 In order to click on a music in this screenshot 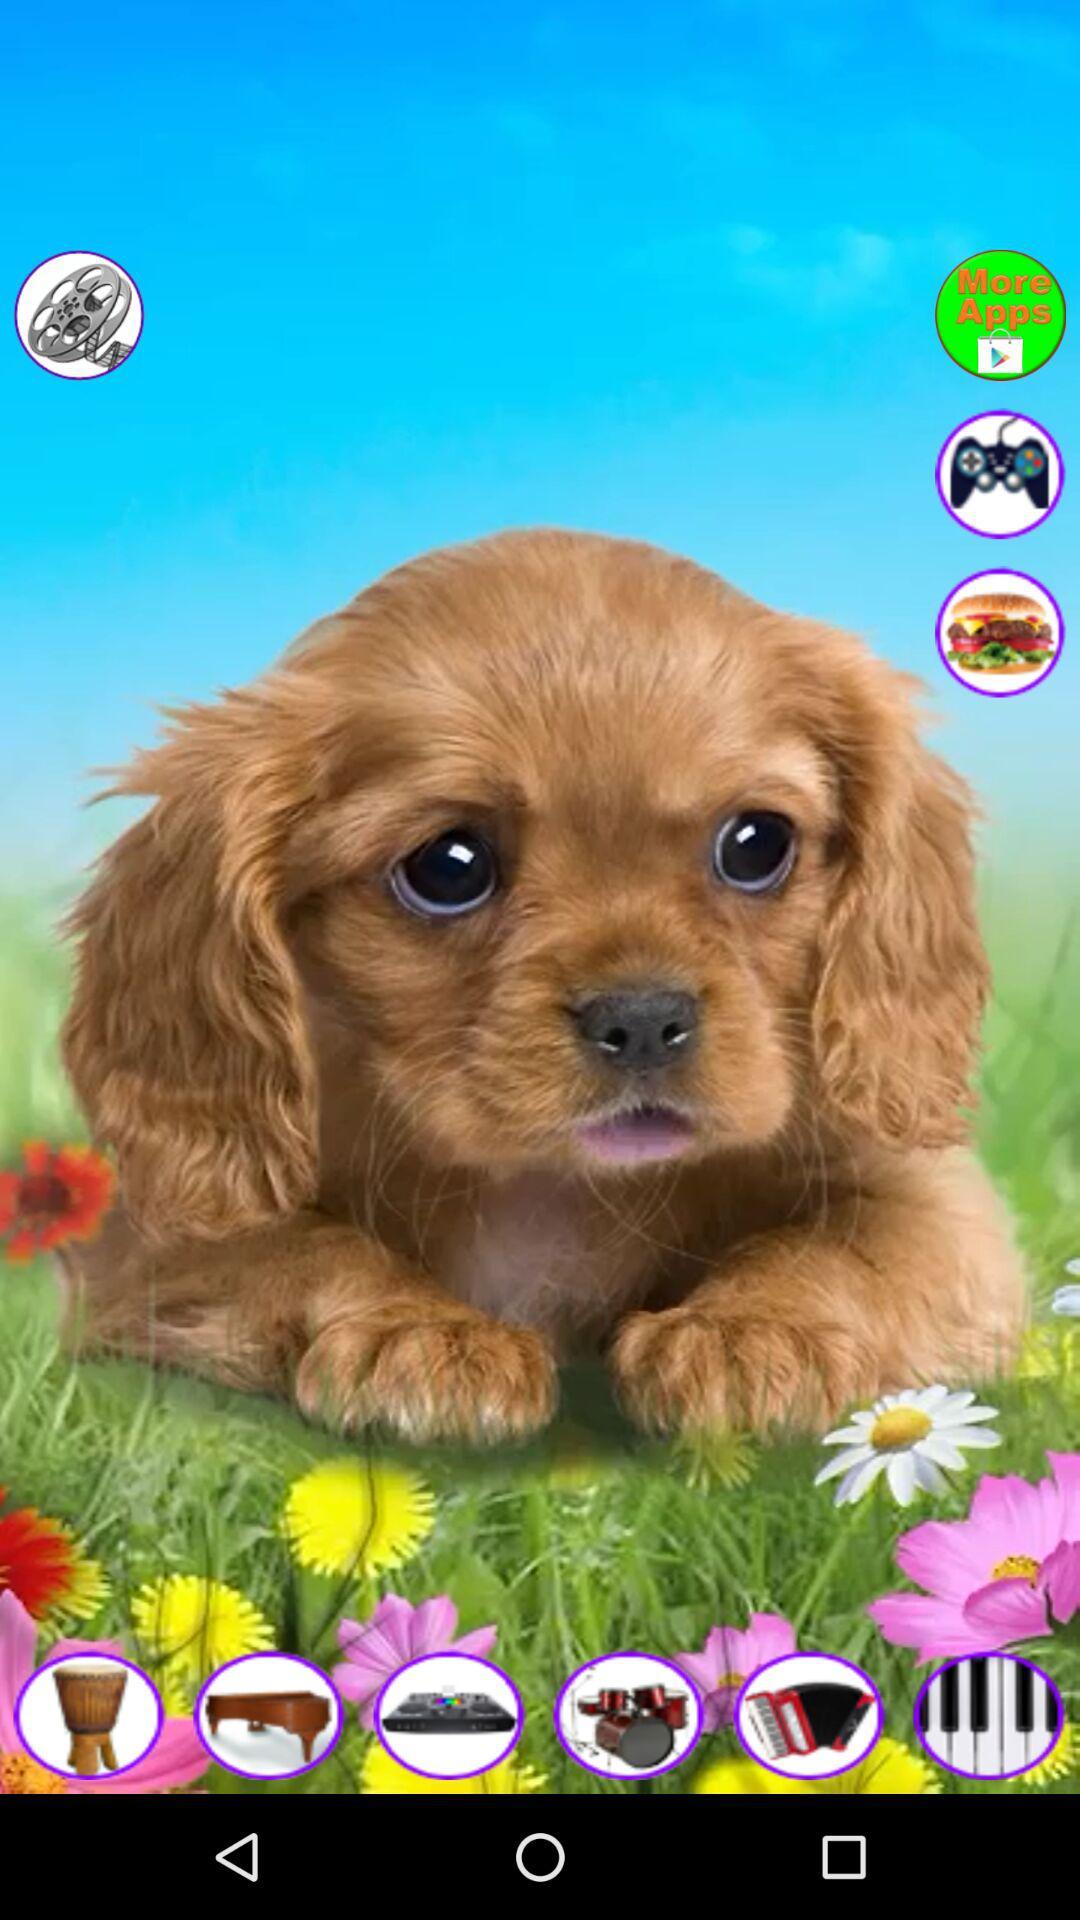, I will do `click(450, 1713)`.